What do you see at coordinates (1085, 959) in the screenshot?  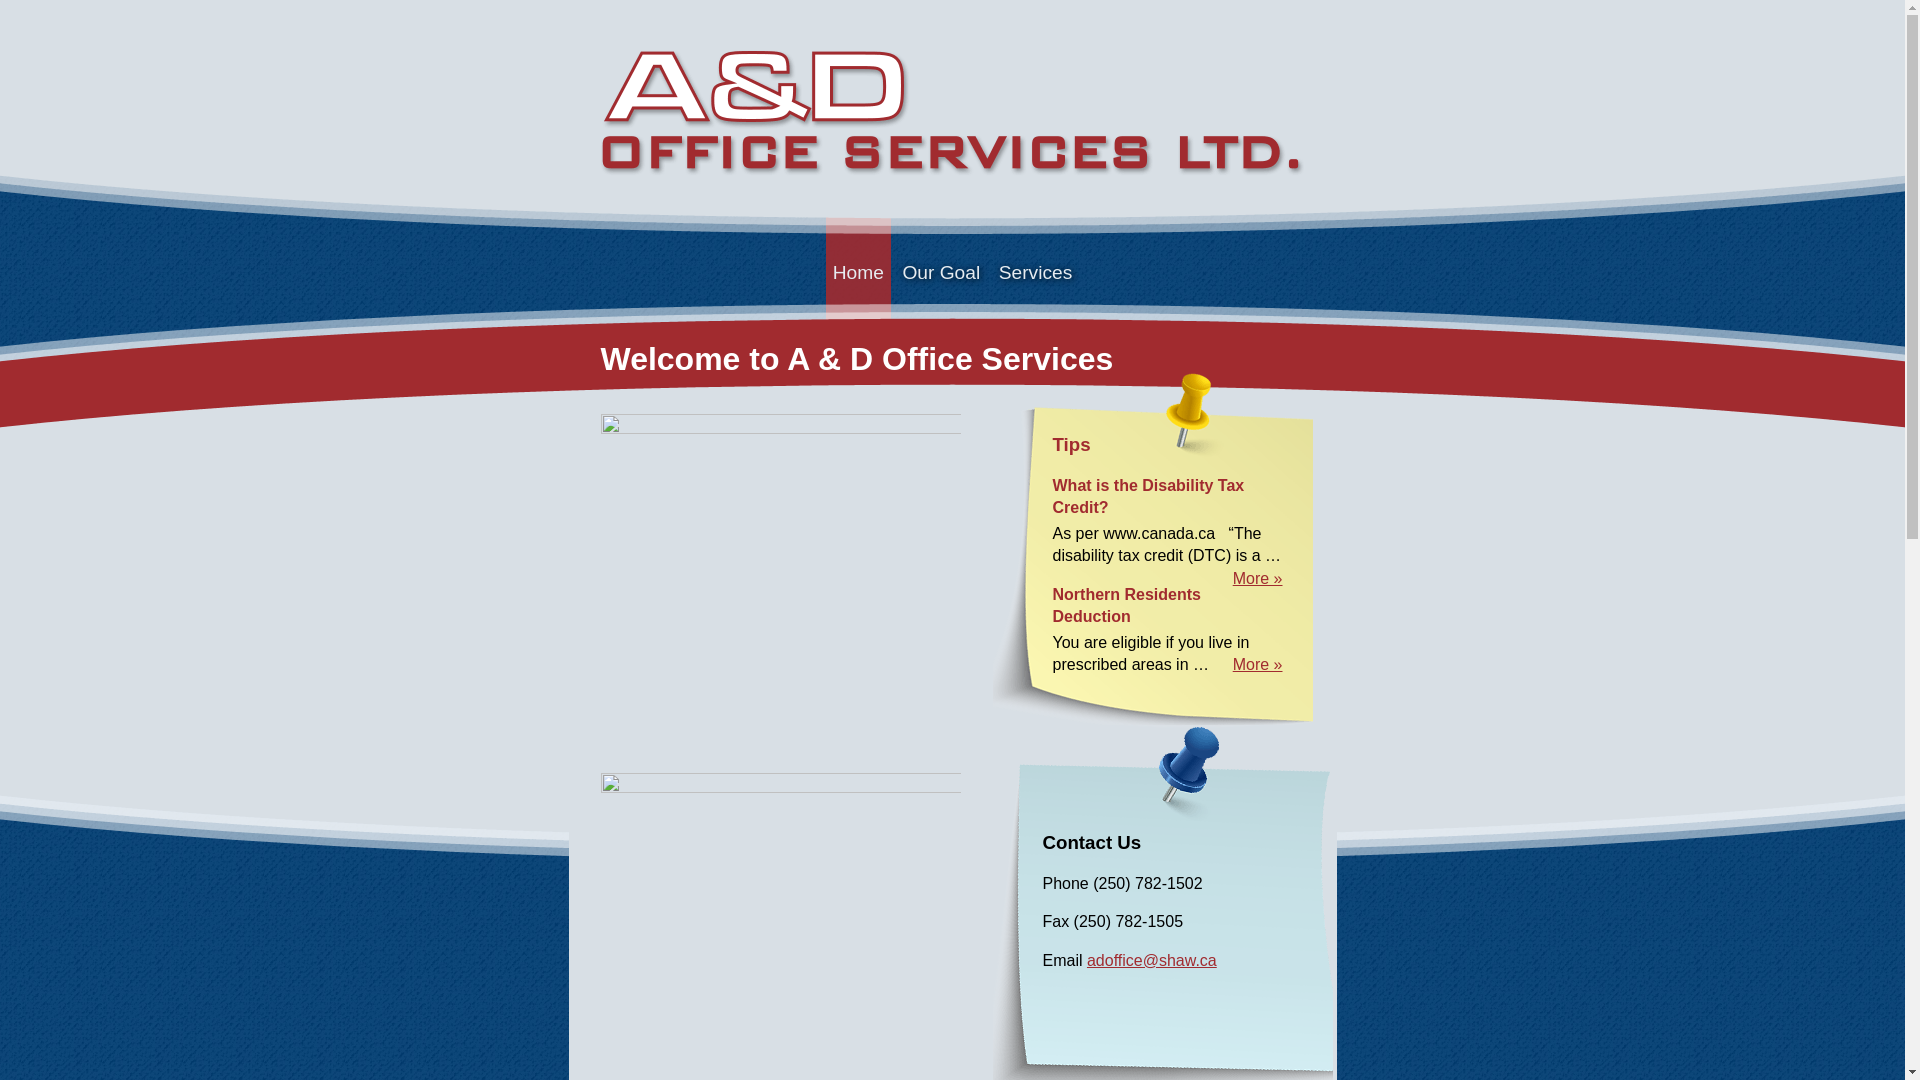 I see `'adoffice@shaw.ca'` at bounding box center [1085, 959].